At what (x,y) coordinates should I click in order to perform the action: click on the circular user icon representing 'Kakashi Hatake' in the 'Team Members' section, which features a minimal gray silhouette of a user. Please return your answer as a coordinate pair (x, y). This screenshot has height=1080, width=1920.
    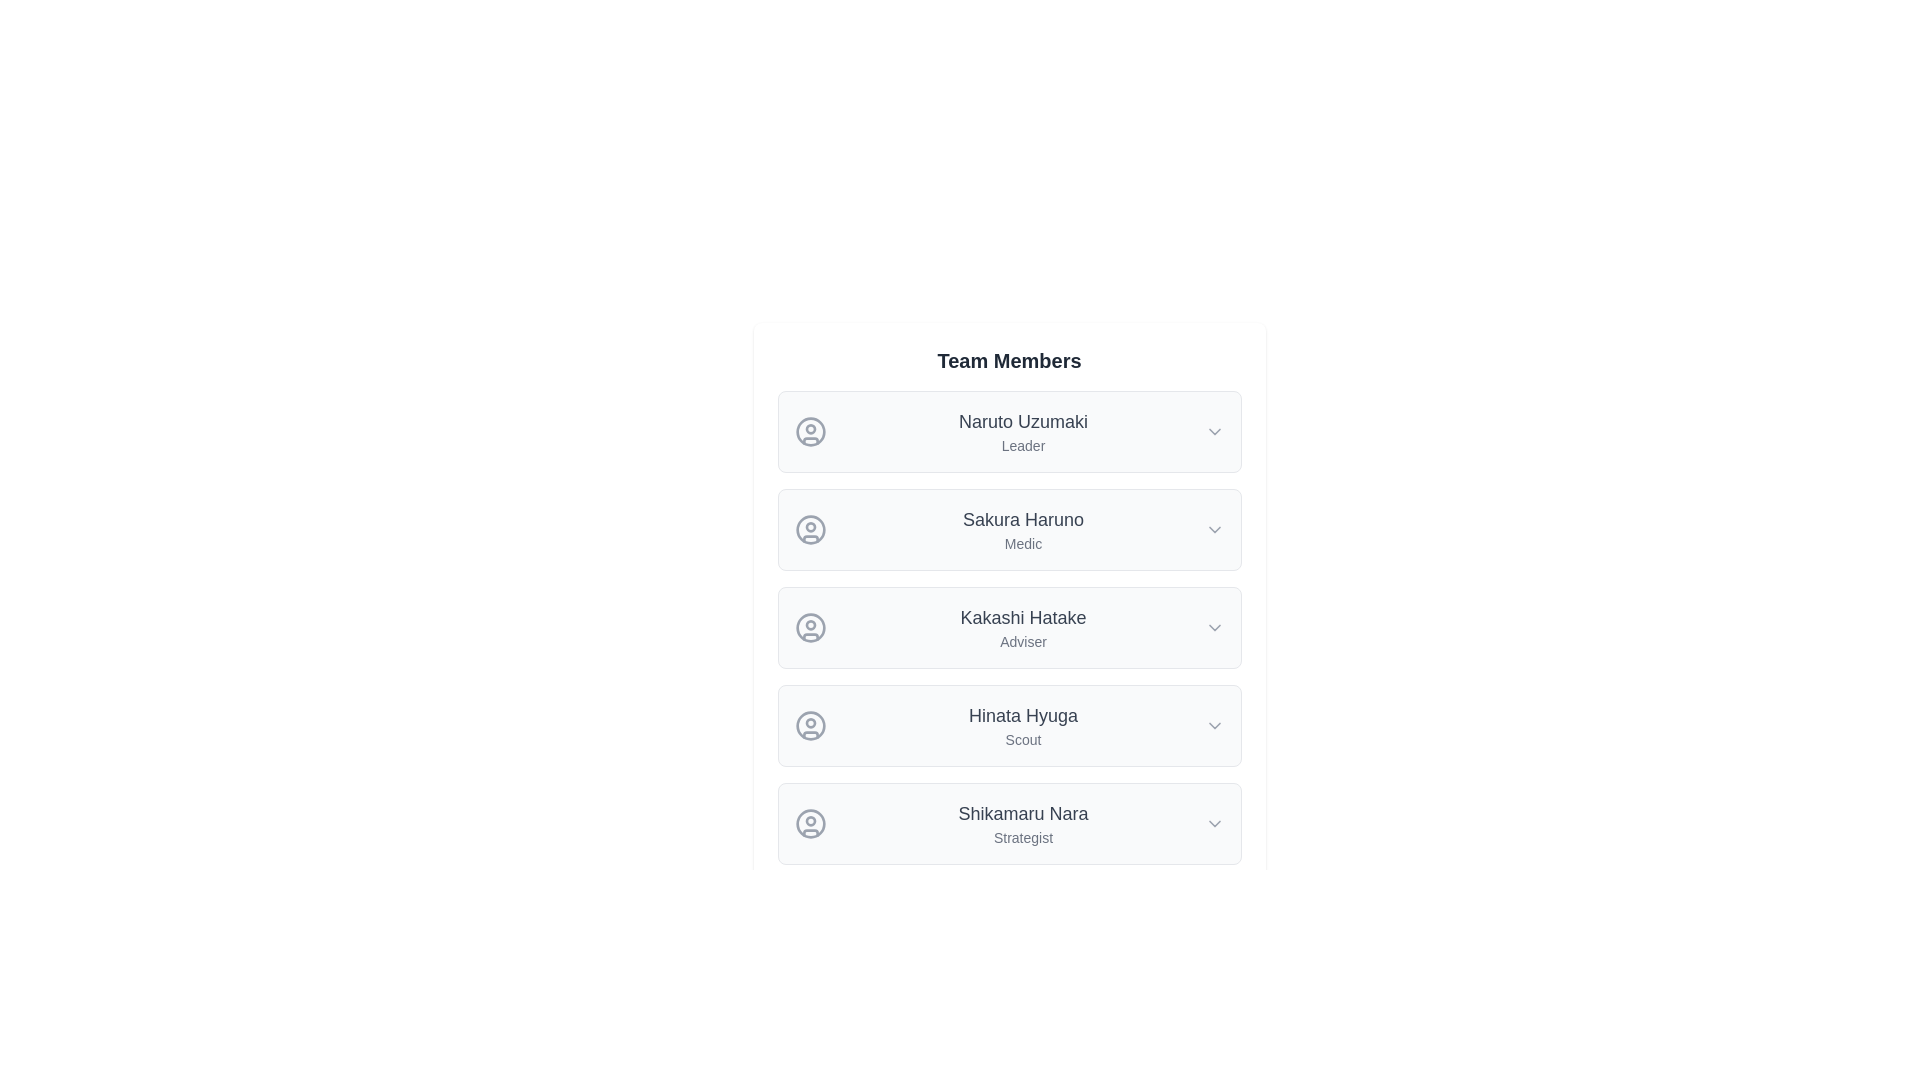
    Looking at the image, I should click on (810, 627).